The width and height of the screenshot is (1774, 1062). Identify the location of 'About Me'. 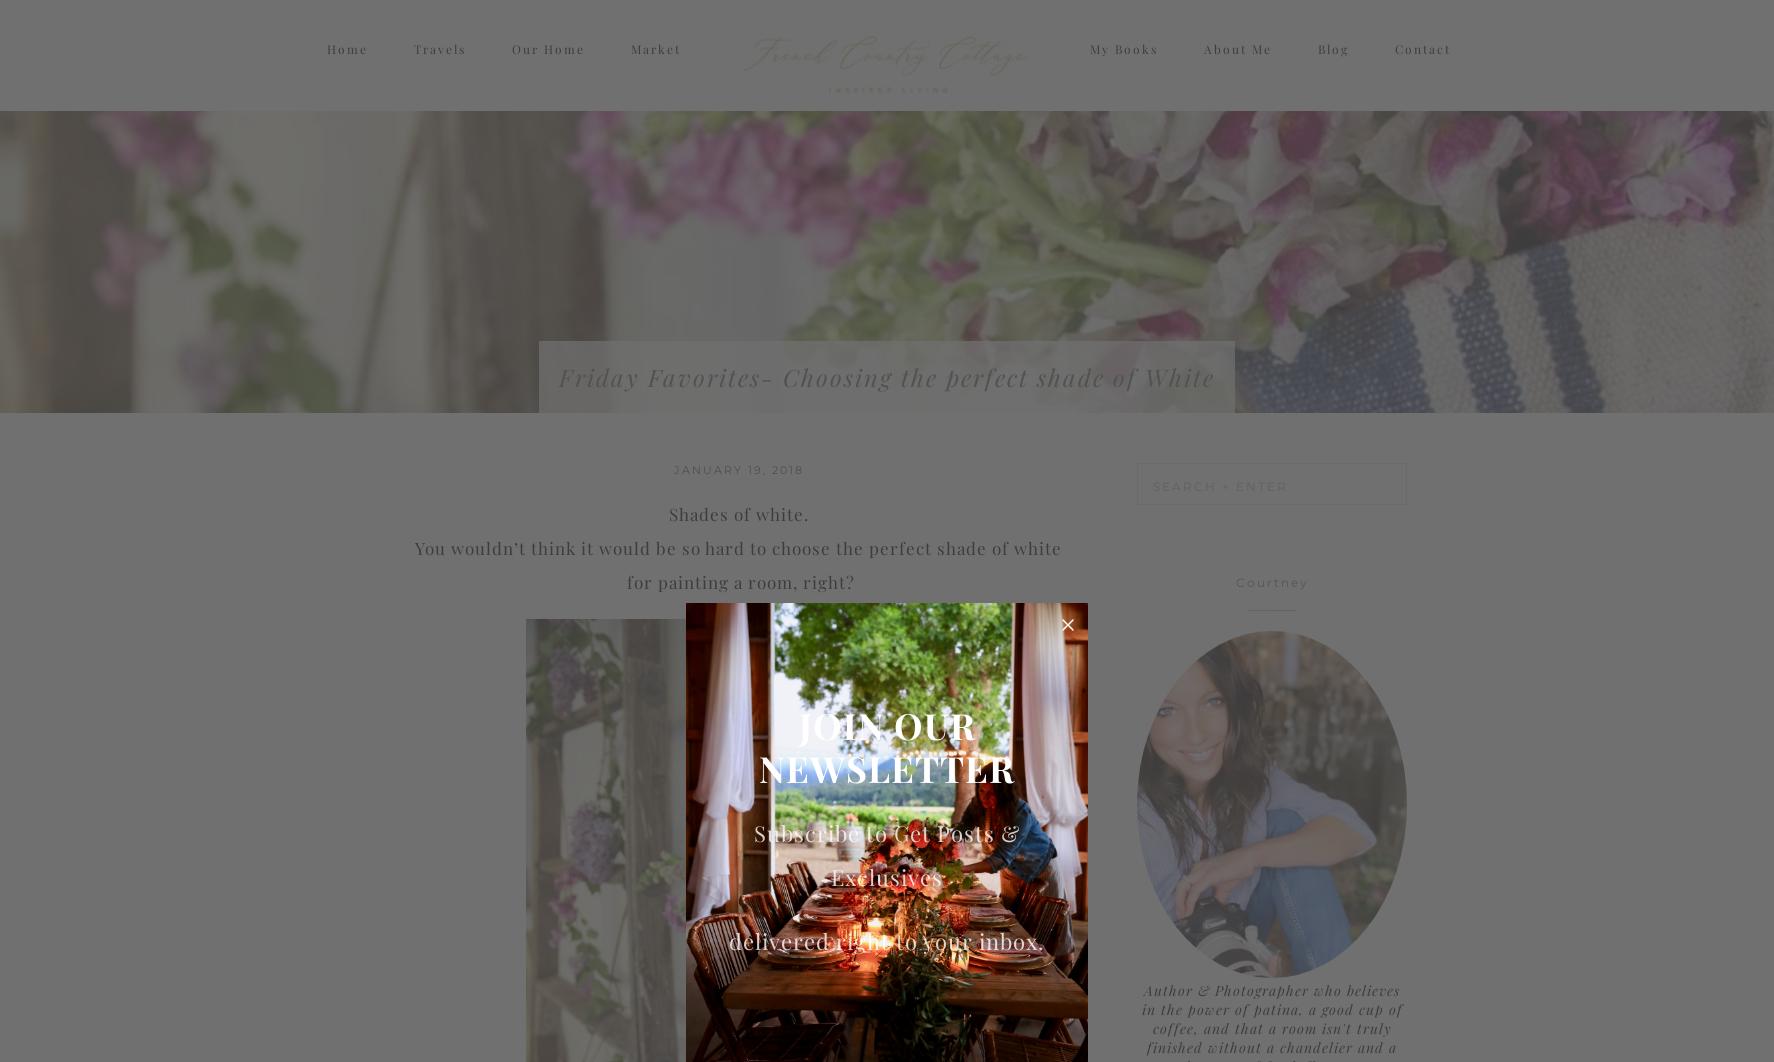
(1202, 67).